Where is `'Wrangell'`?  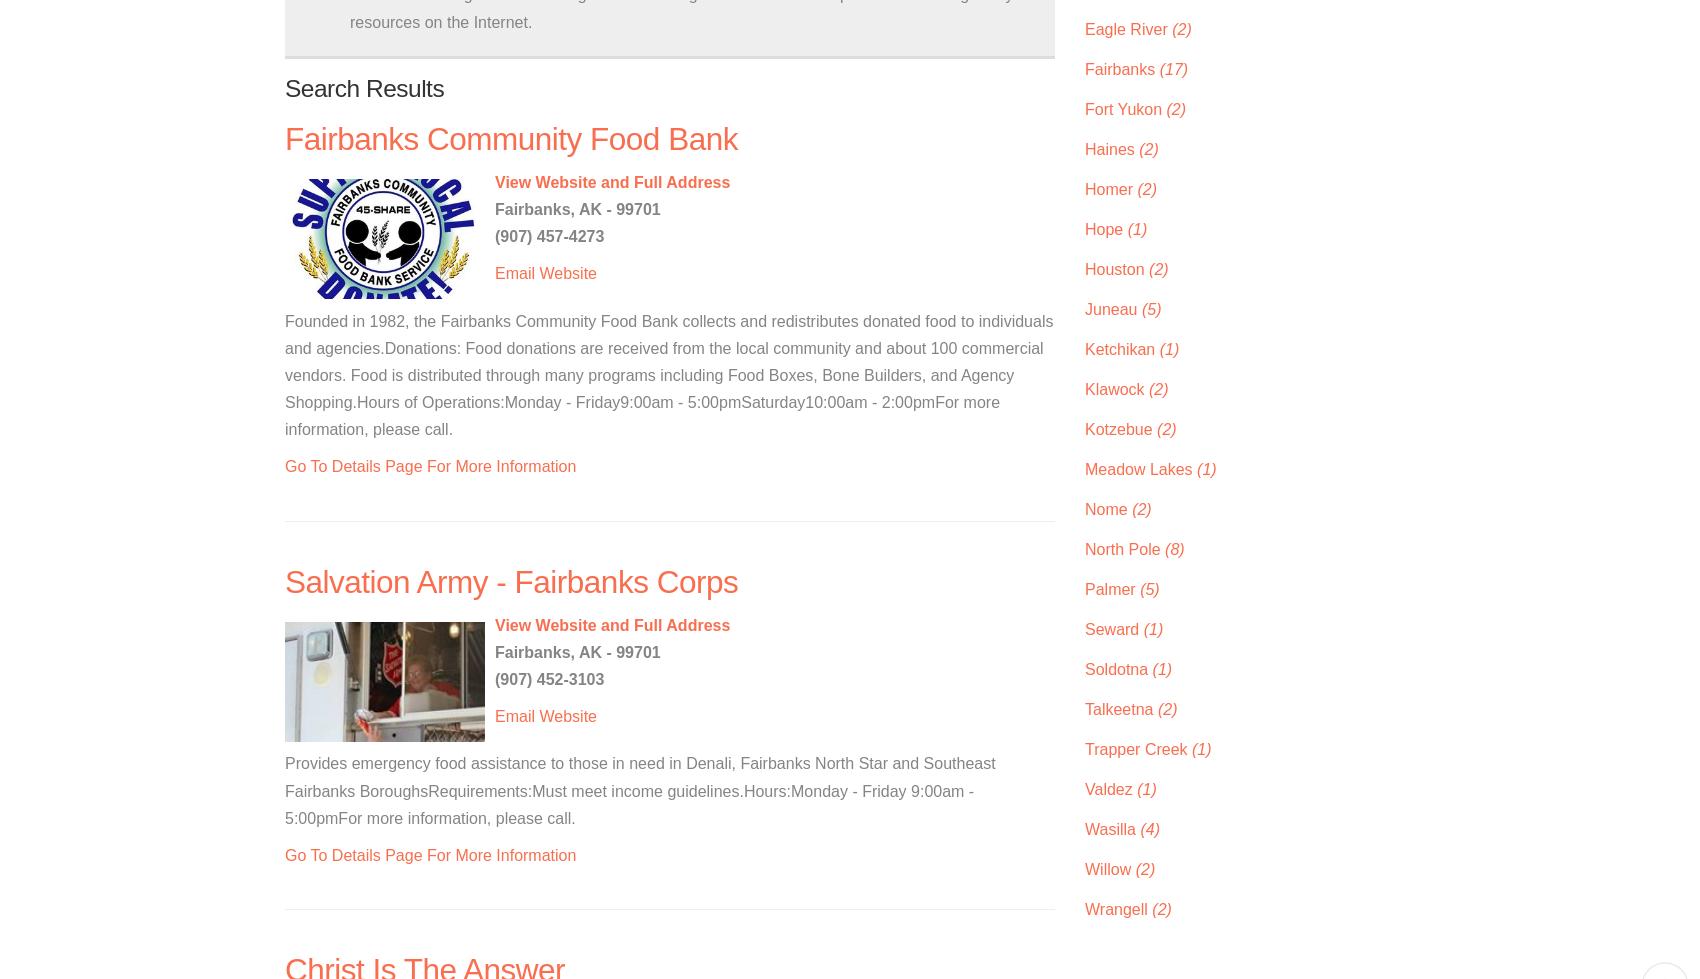 'Wrangell' is located at coordinates (1118, 907).